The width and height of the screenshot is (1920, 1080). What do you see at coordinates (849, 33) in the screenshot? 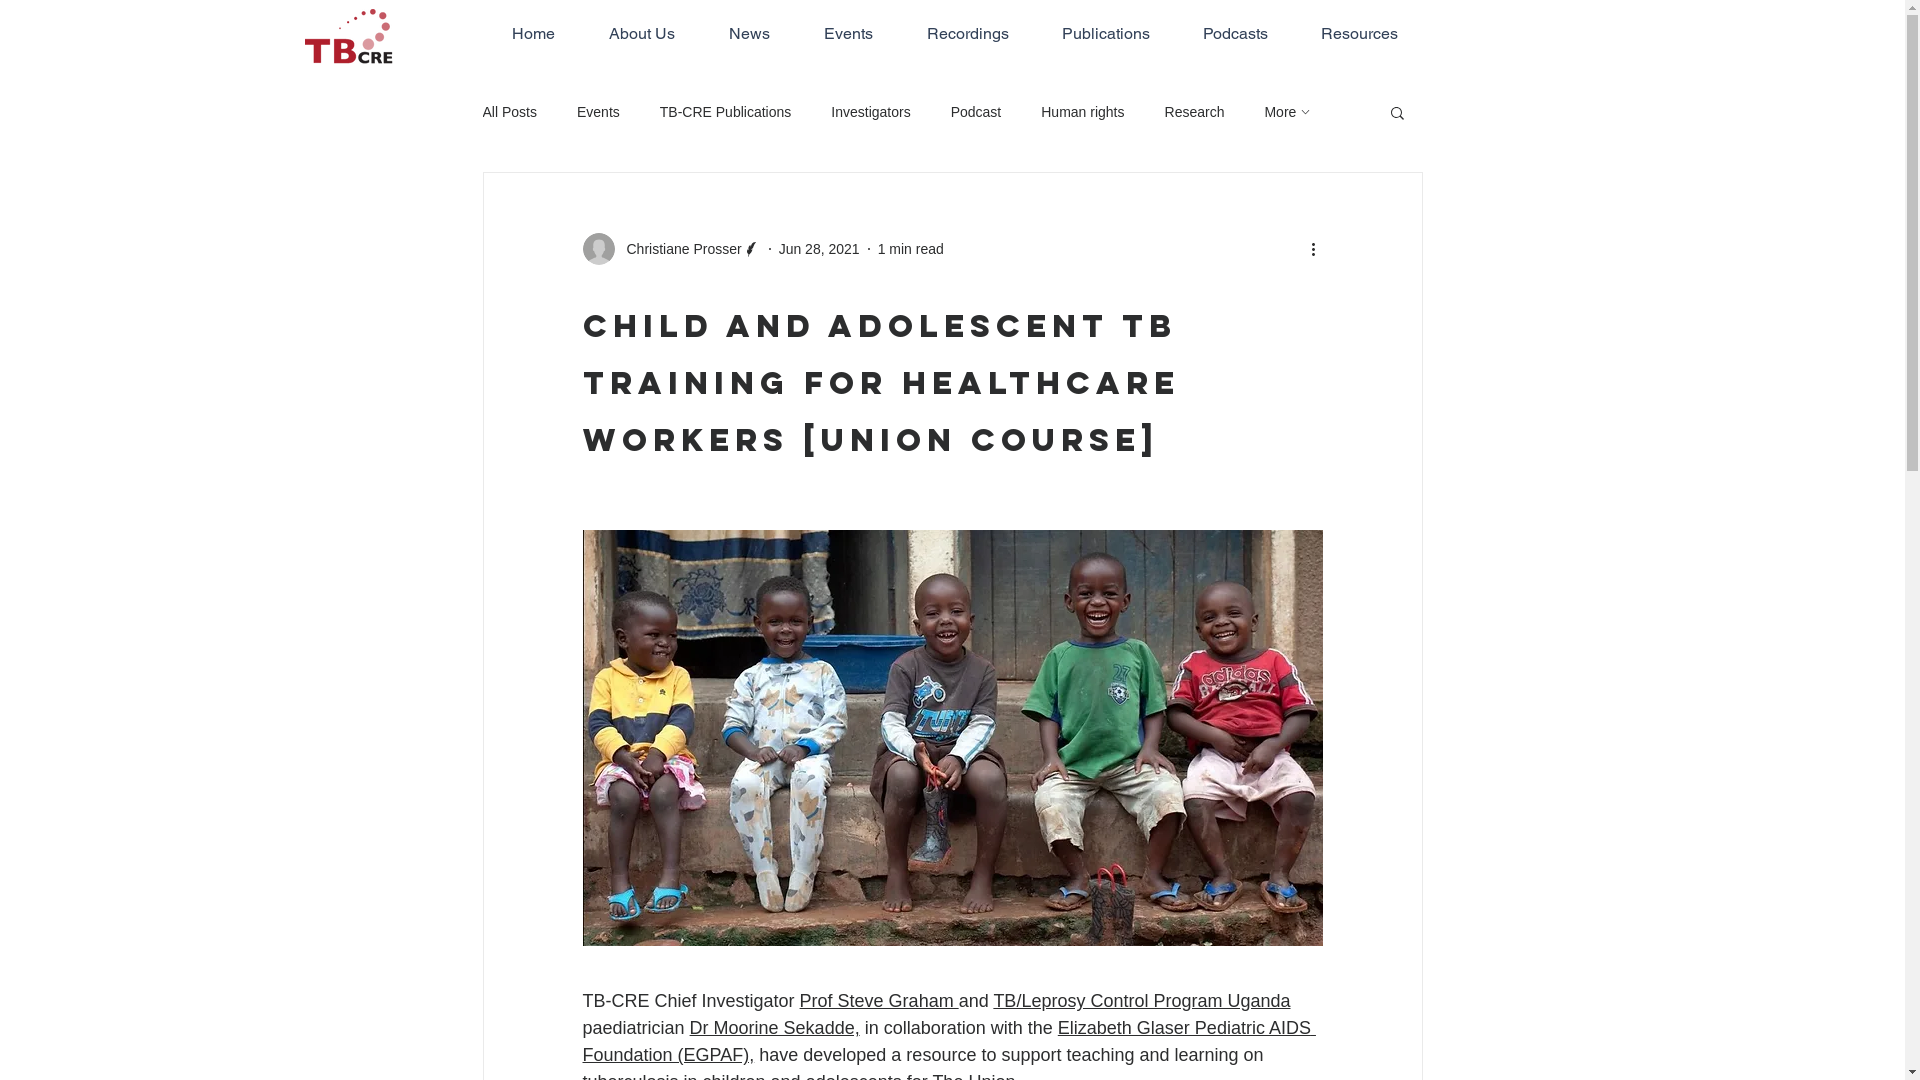
I see `'Events'` at bounding box center [849, 33].